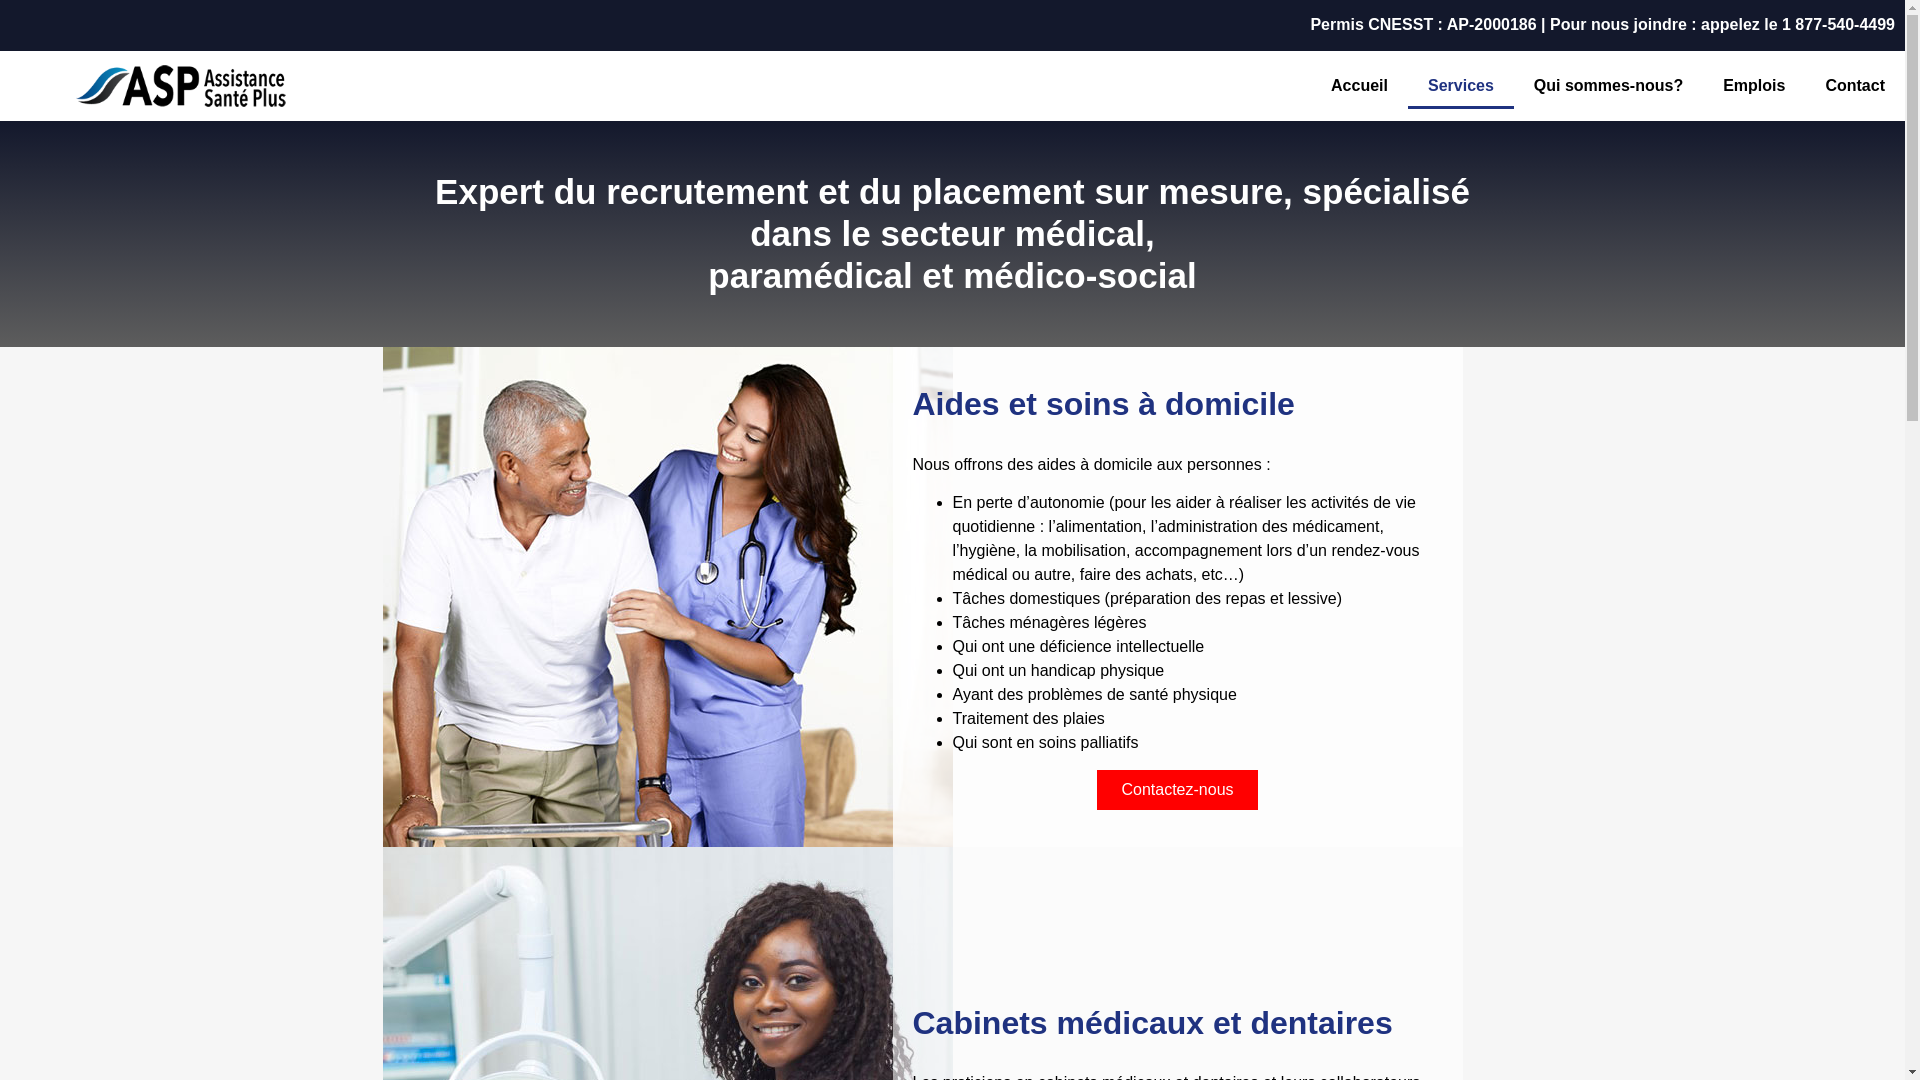 Image resolution: width=1920 pixels, height=1080 pixels. I want to click on 'Services', so click(1460, 84).